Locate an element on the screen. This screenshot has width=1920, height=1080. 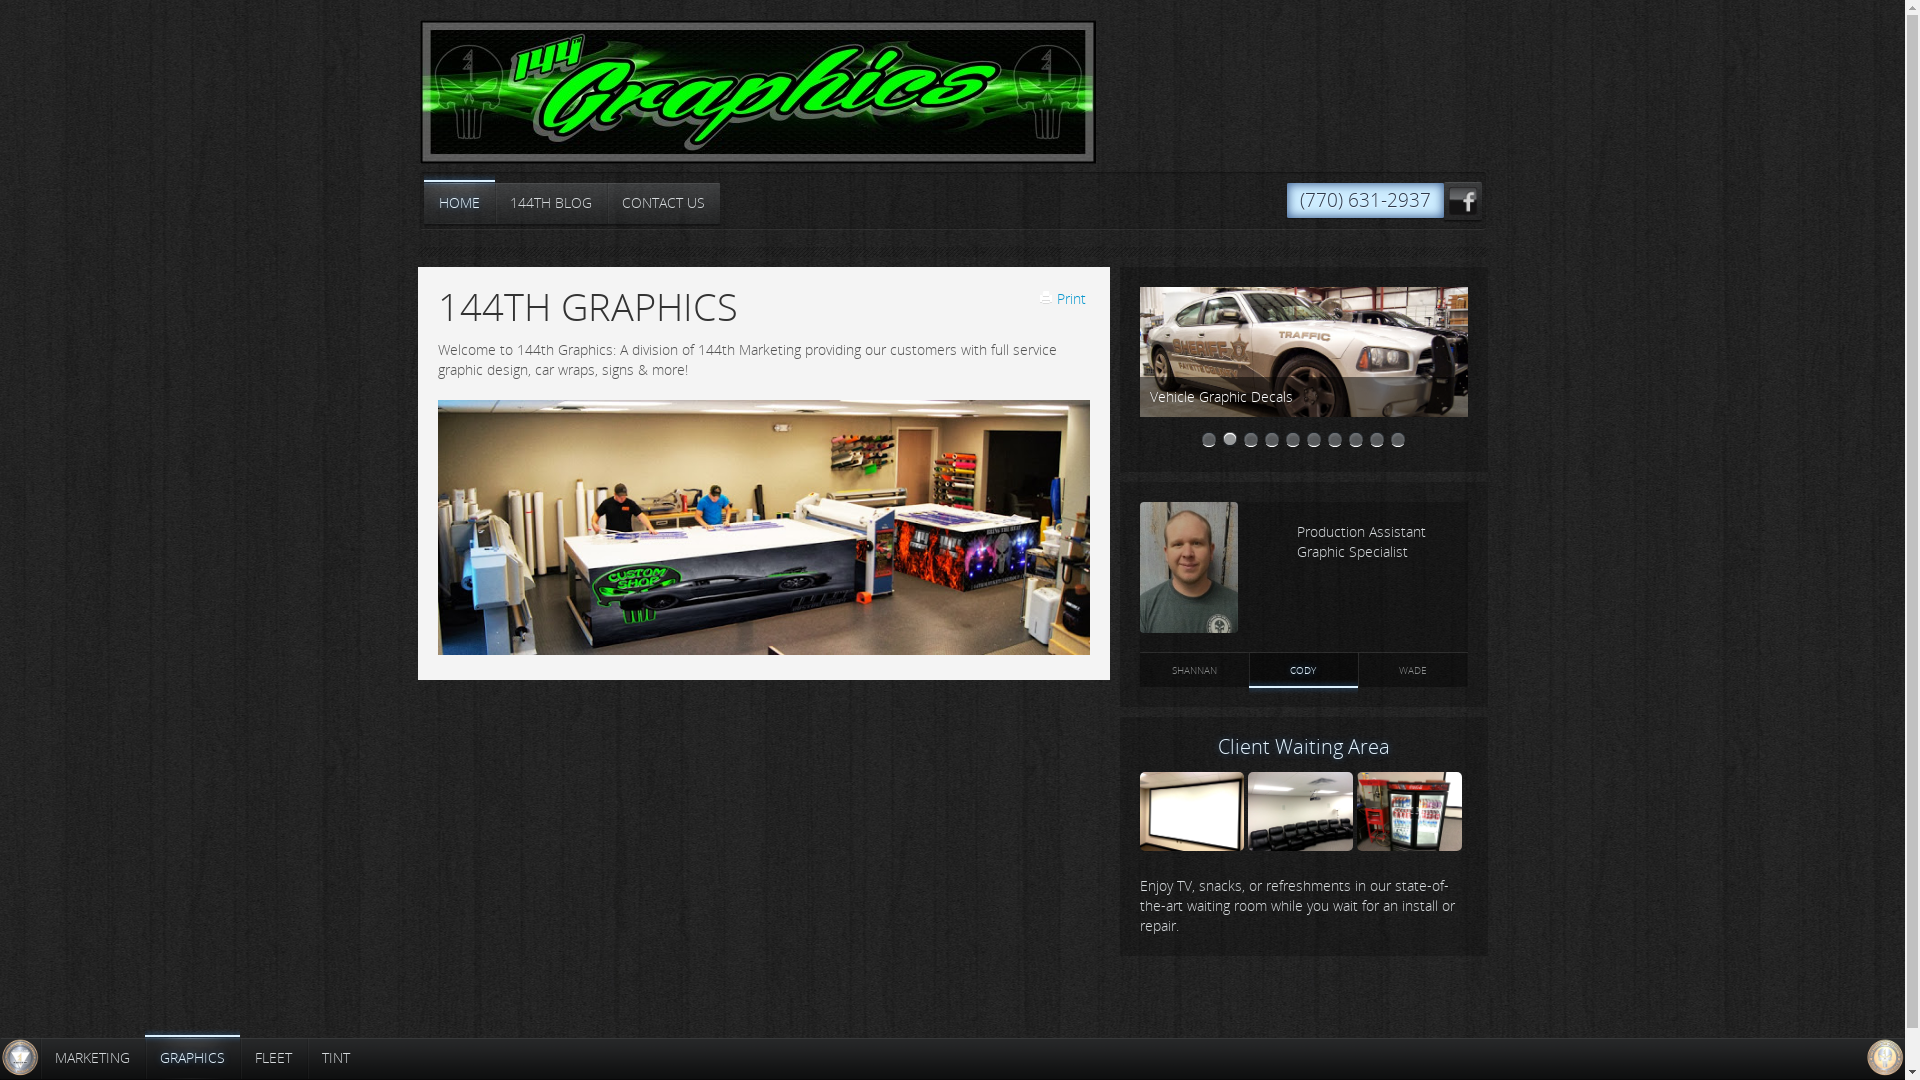
'144TH BLOG' is located at coordinates (550, 203).